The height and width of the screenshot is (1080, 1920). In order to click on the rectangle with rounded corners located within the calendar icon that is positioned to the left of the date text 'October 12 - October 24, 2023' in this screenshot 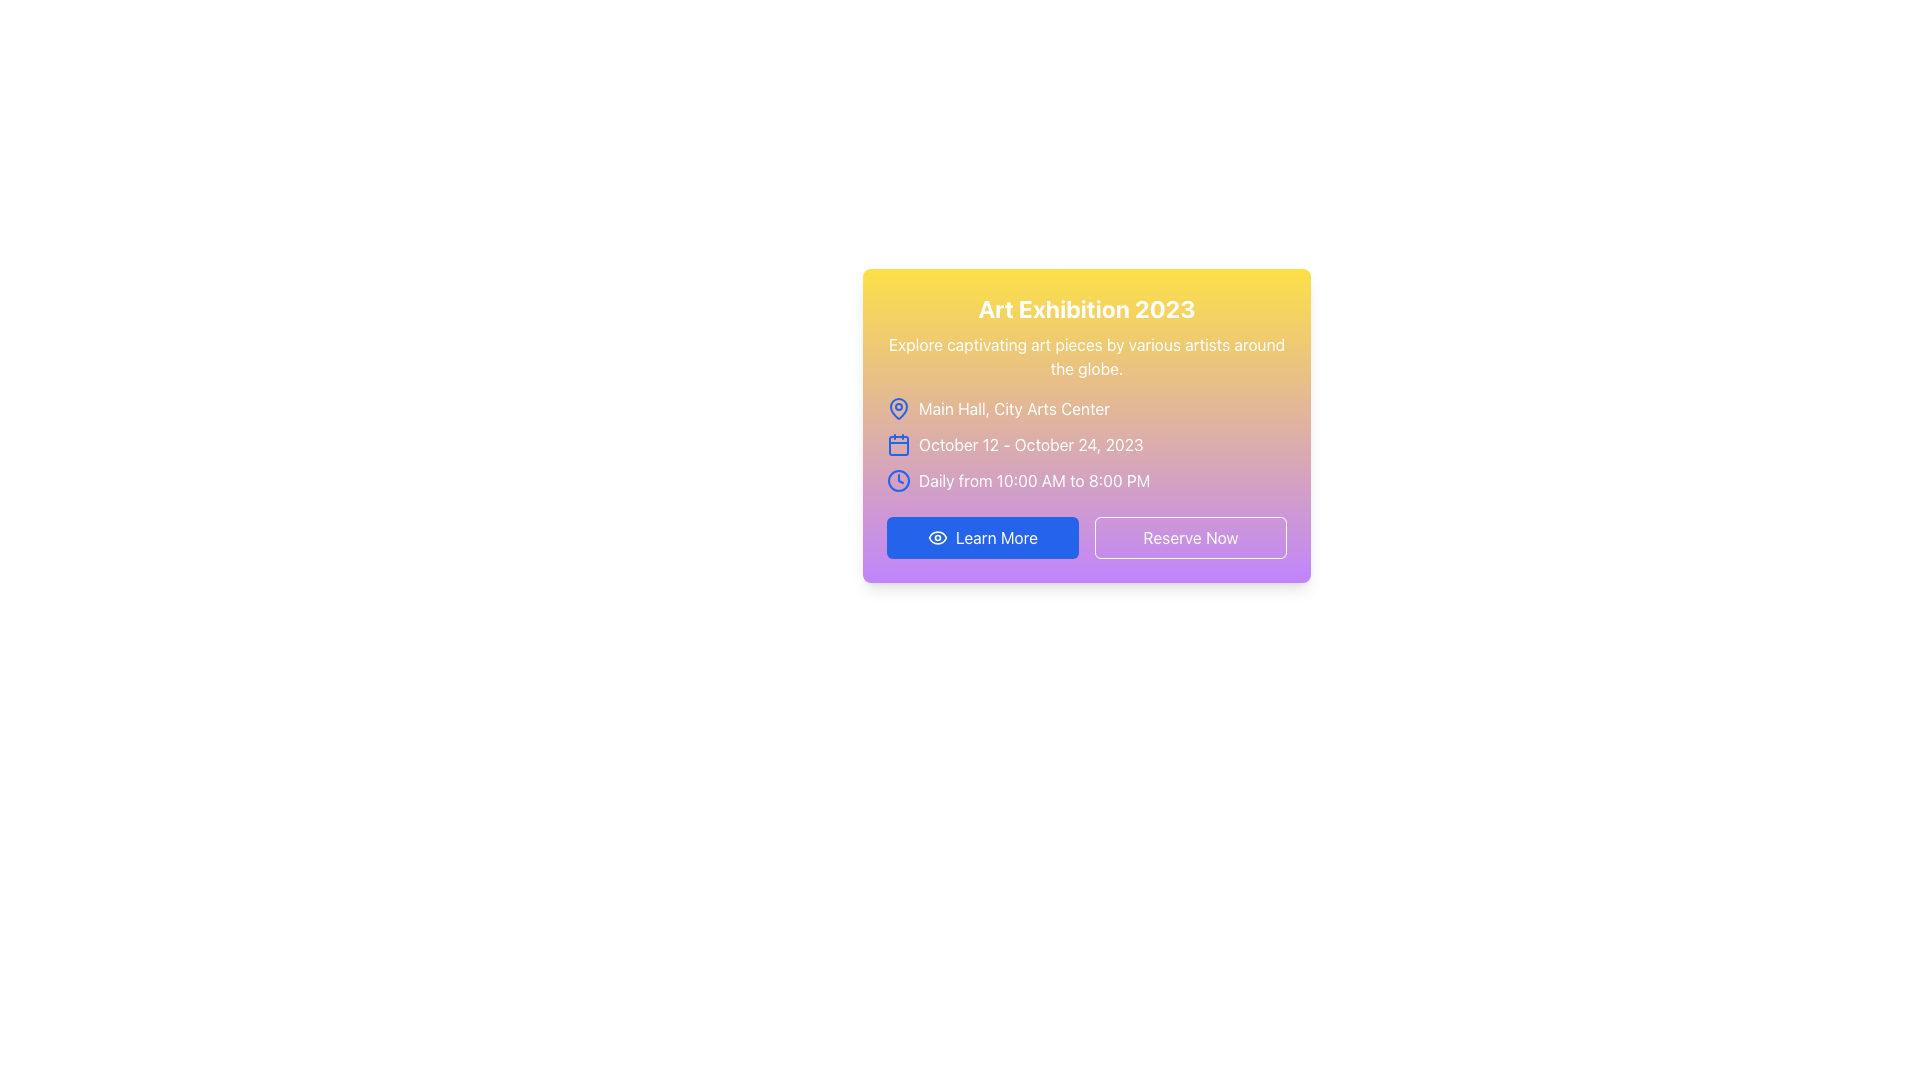, I will do `click(897, 445)`.